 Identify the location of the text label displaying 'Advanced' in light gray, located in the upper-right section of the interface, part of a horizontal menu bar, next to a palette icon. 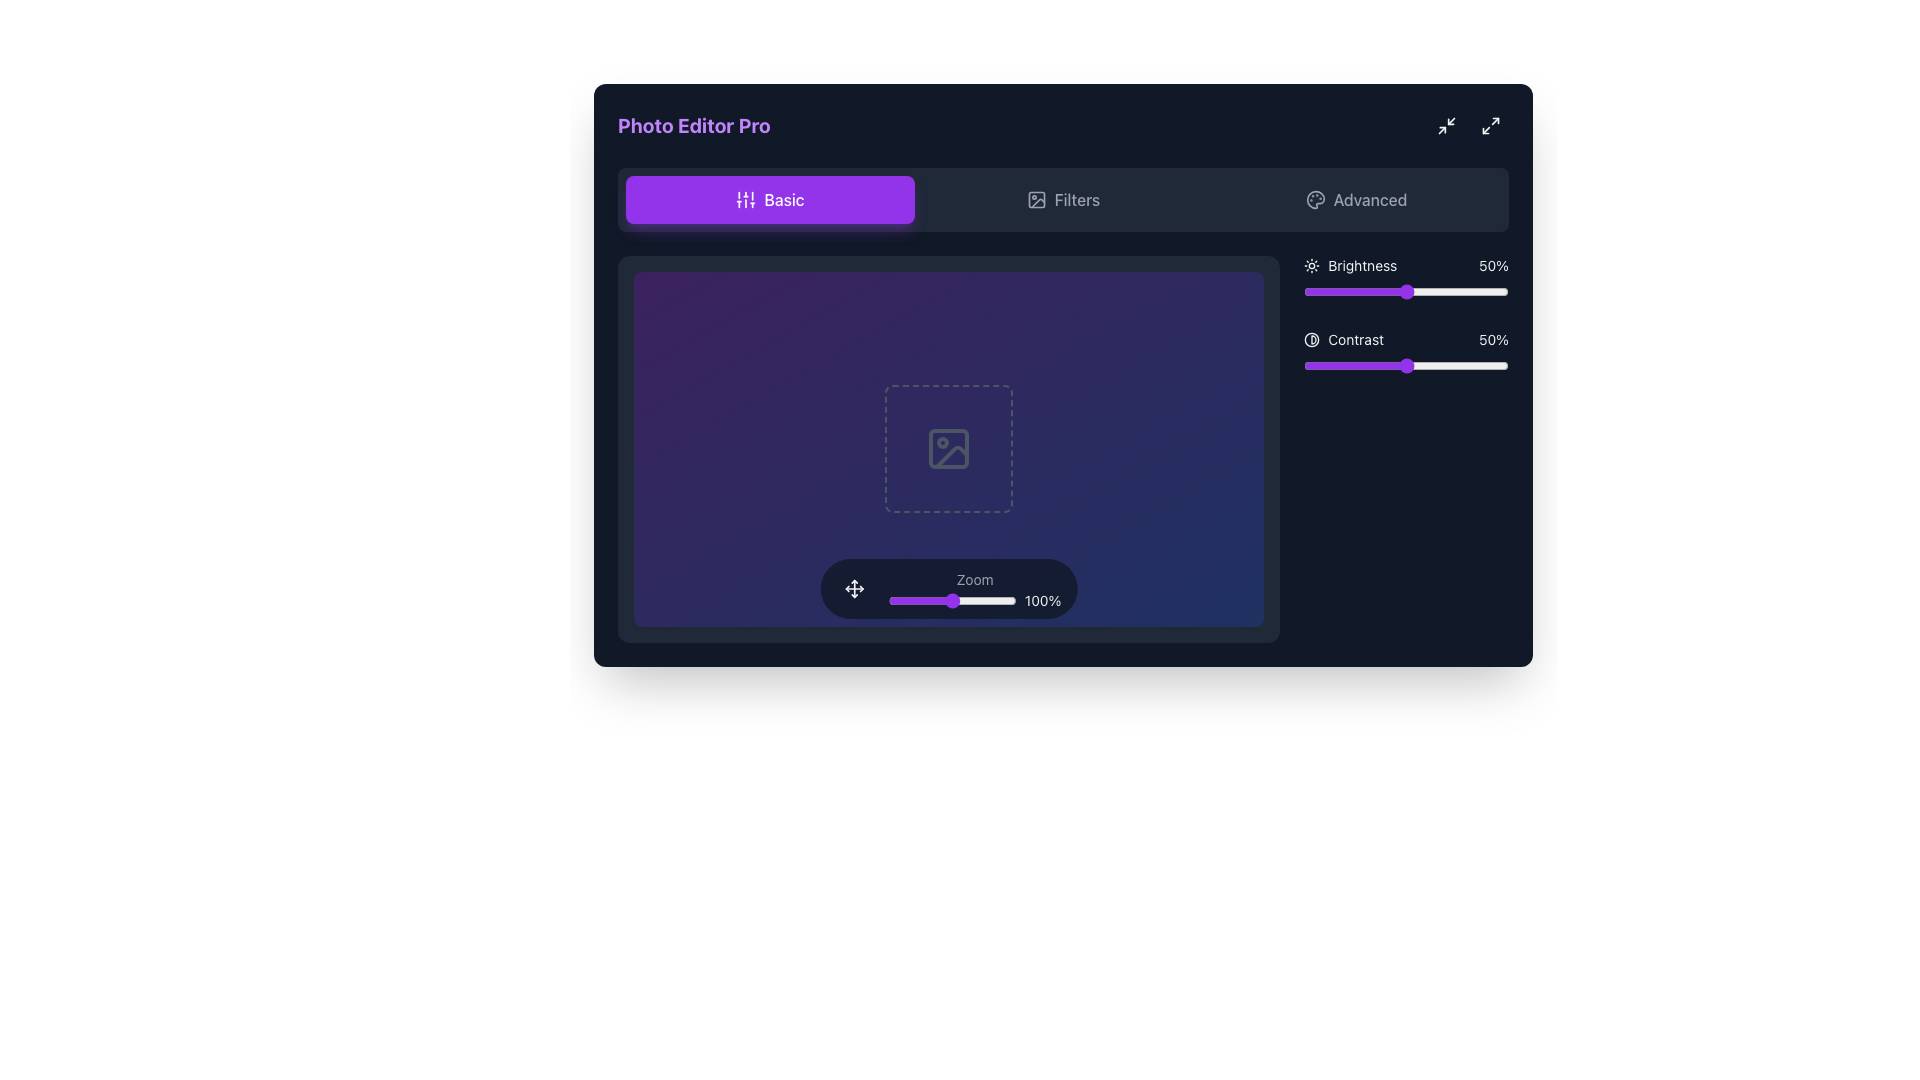
(1369, 200).